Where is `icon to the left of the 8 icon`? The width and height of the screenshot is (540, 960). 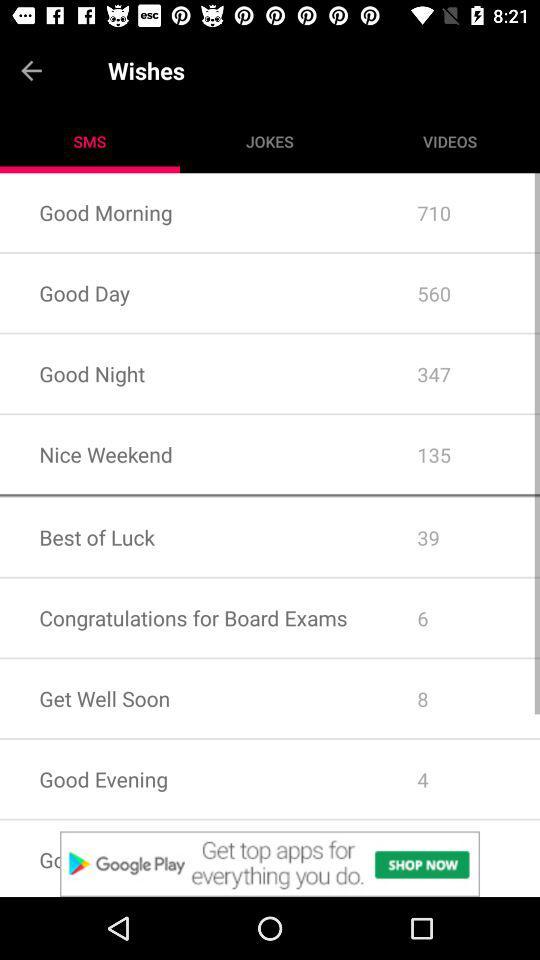
icon to the left of the 8 icon is located at coordinates (189, 778).